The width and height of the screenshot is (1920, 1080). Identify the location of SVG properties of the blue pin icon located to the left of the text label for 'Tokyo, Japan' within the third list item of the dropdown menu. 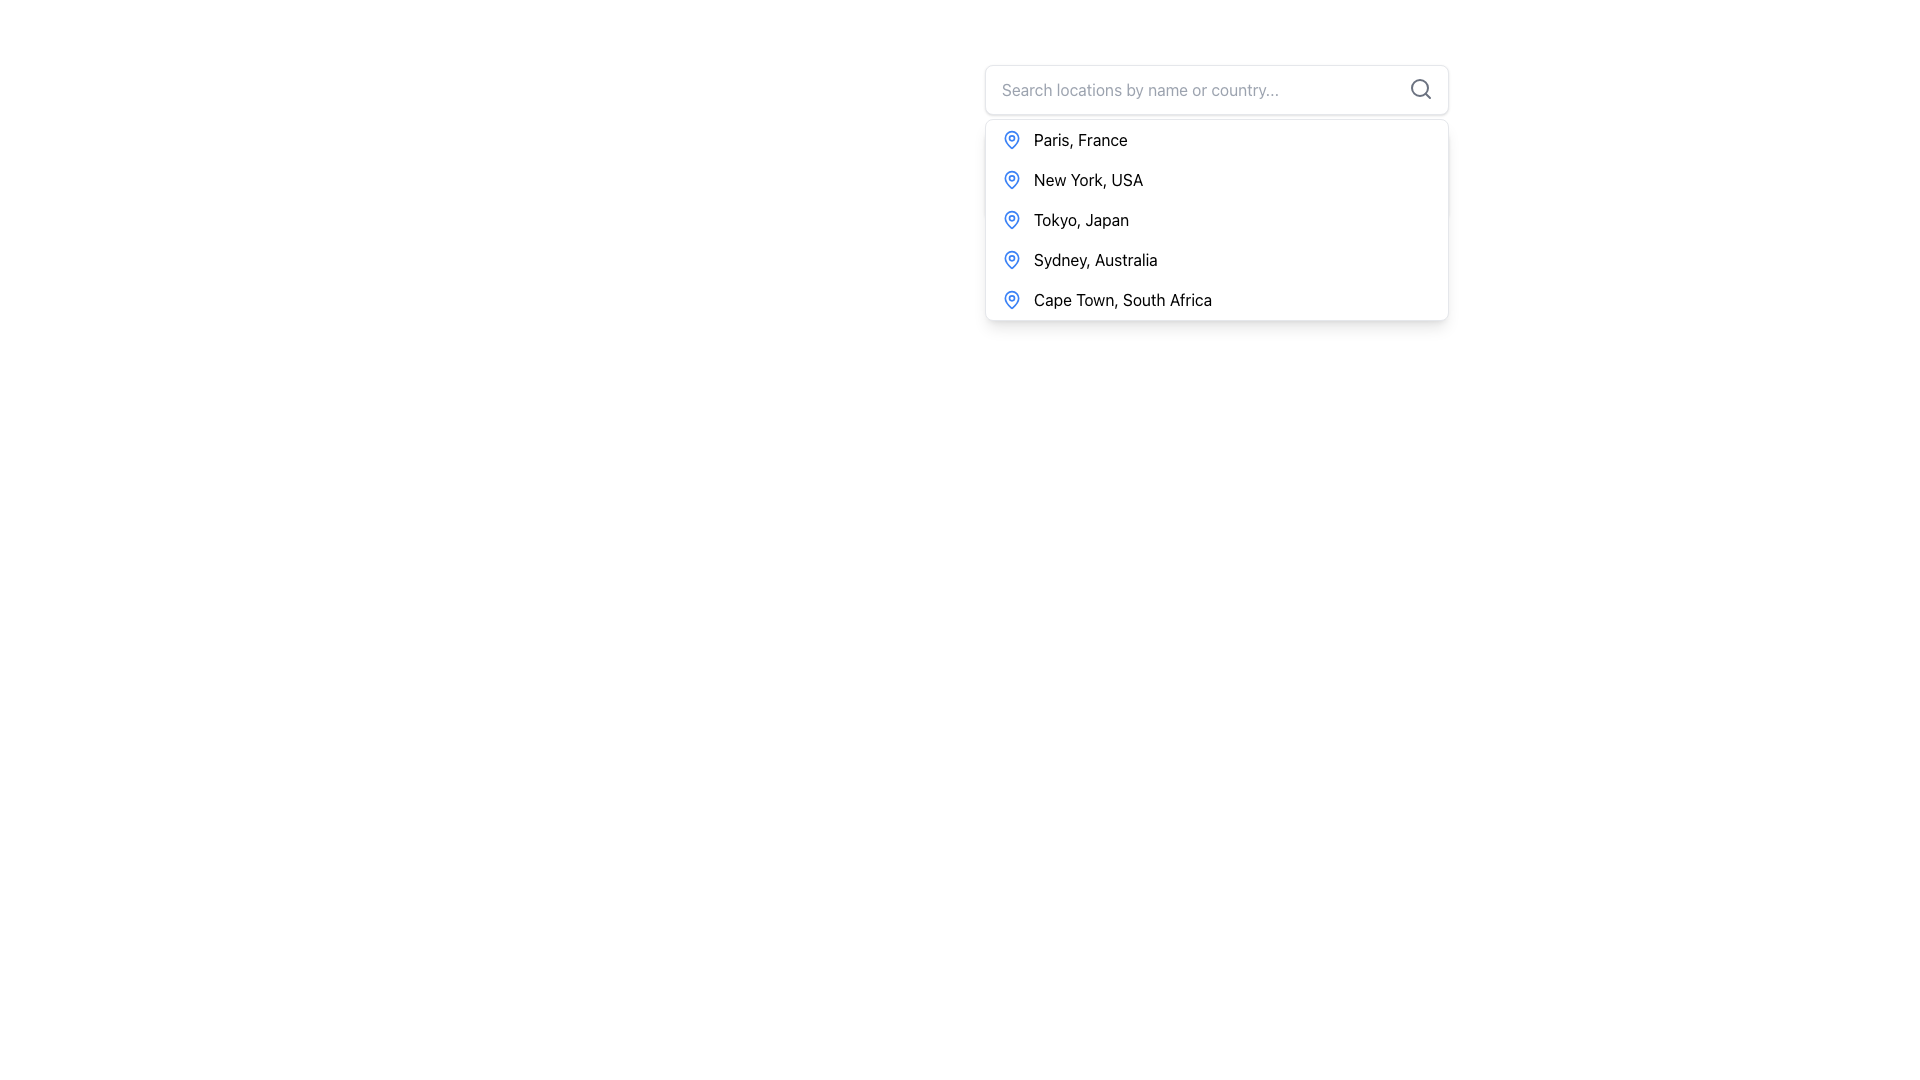
(1012, 219).